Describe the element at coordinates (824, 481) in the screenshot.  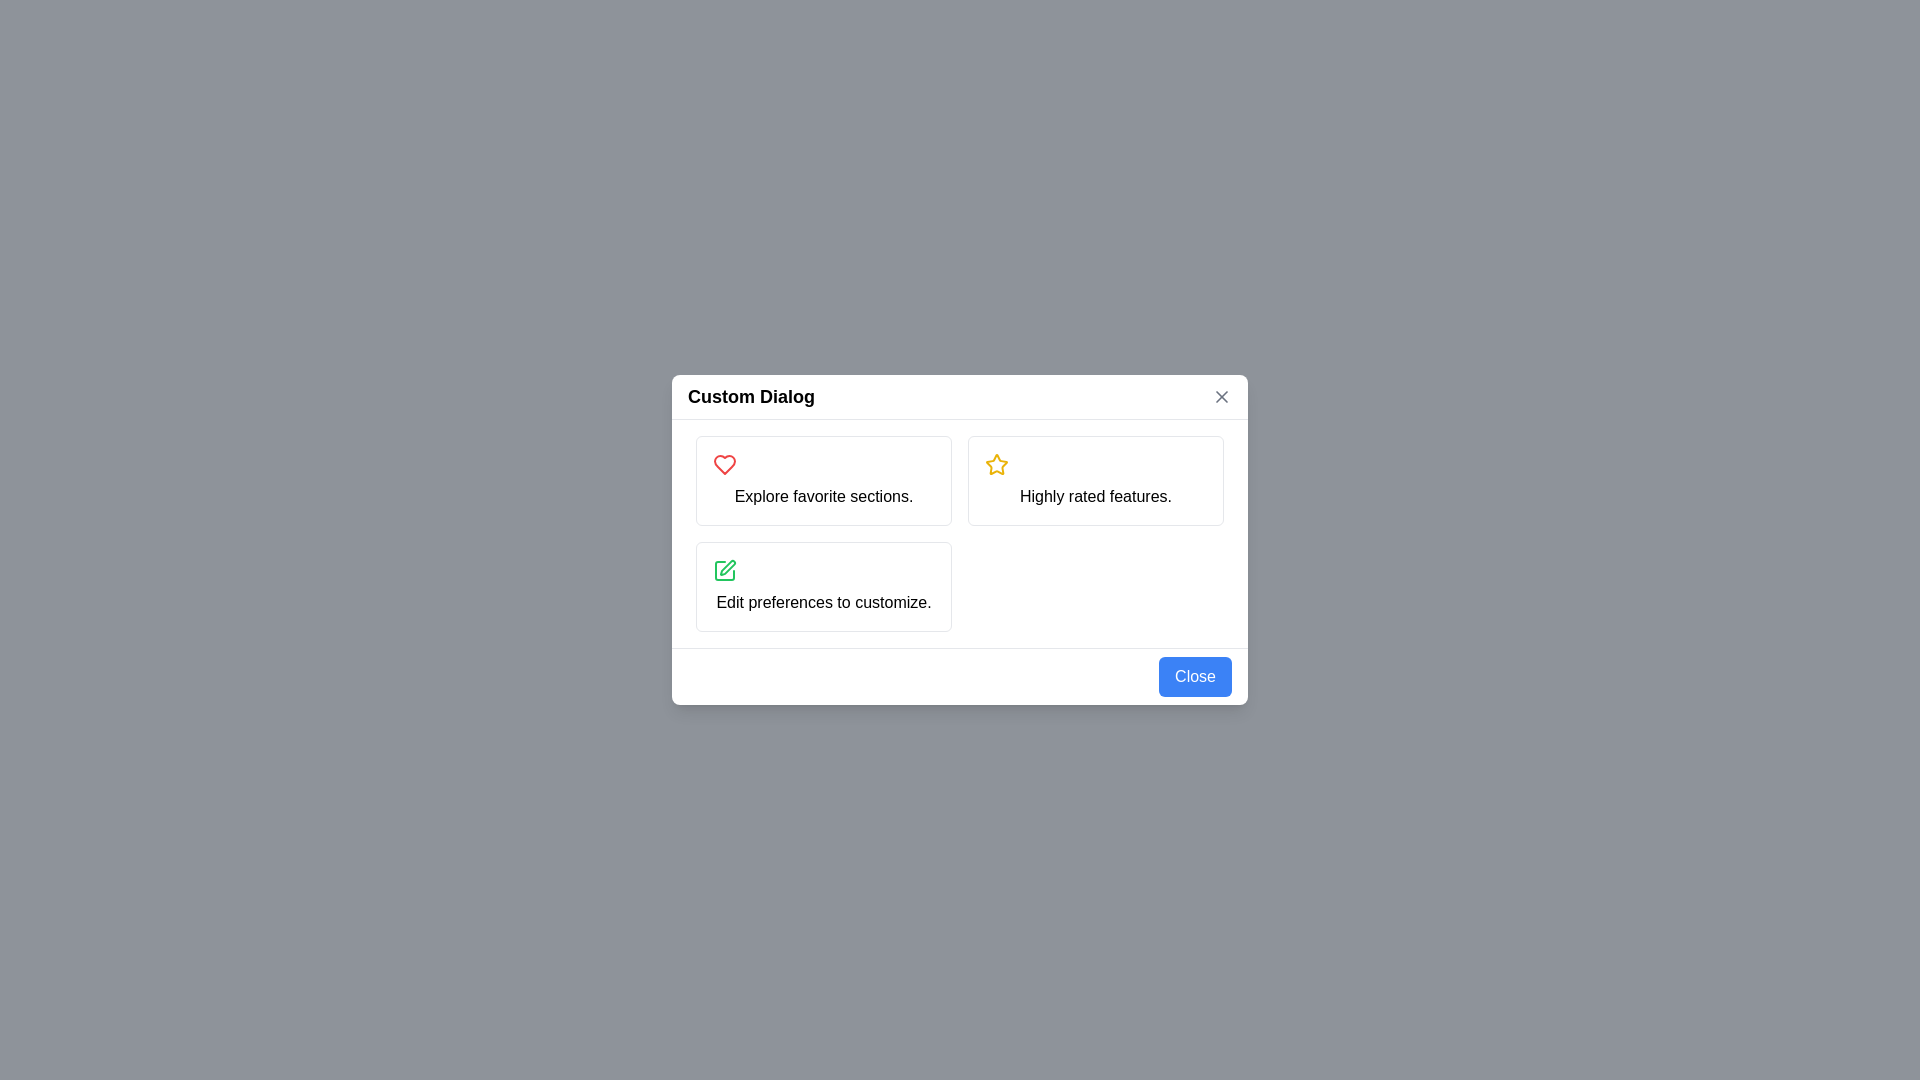
I see `or select the Informational card with a white background, light gray border, and a red heart icon at the top-left corner, containing the text 'Explore favorite sections.'` at that location.